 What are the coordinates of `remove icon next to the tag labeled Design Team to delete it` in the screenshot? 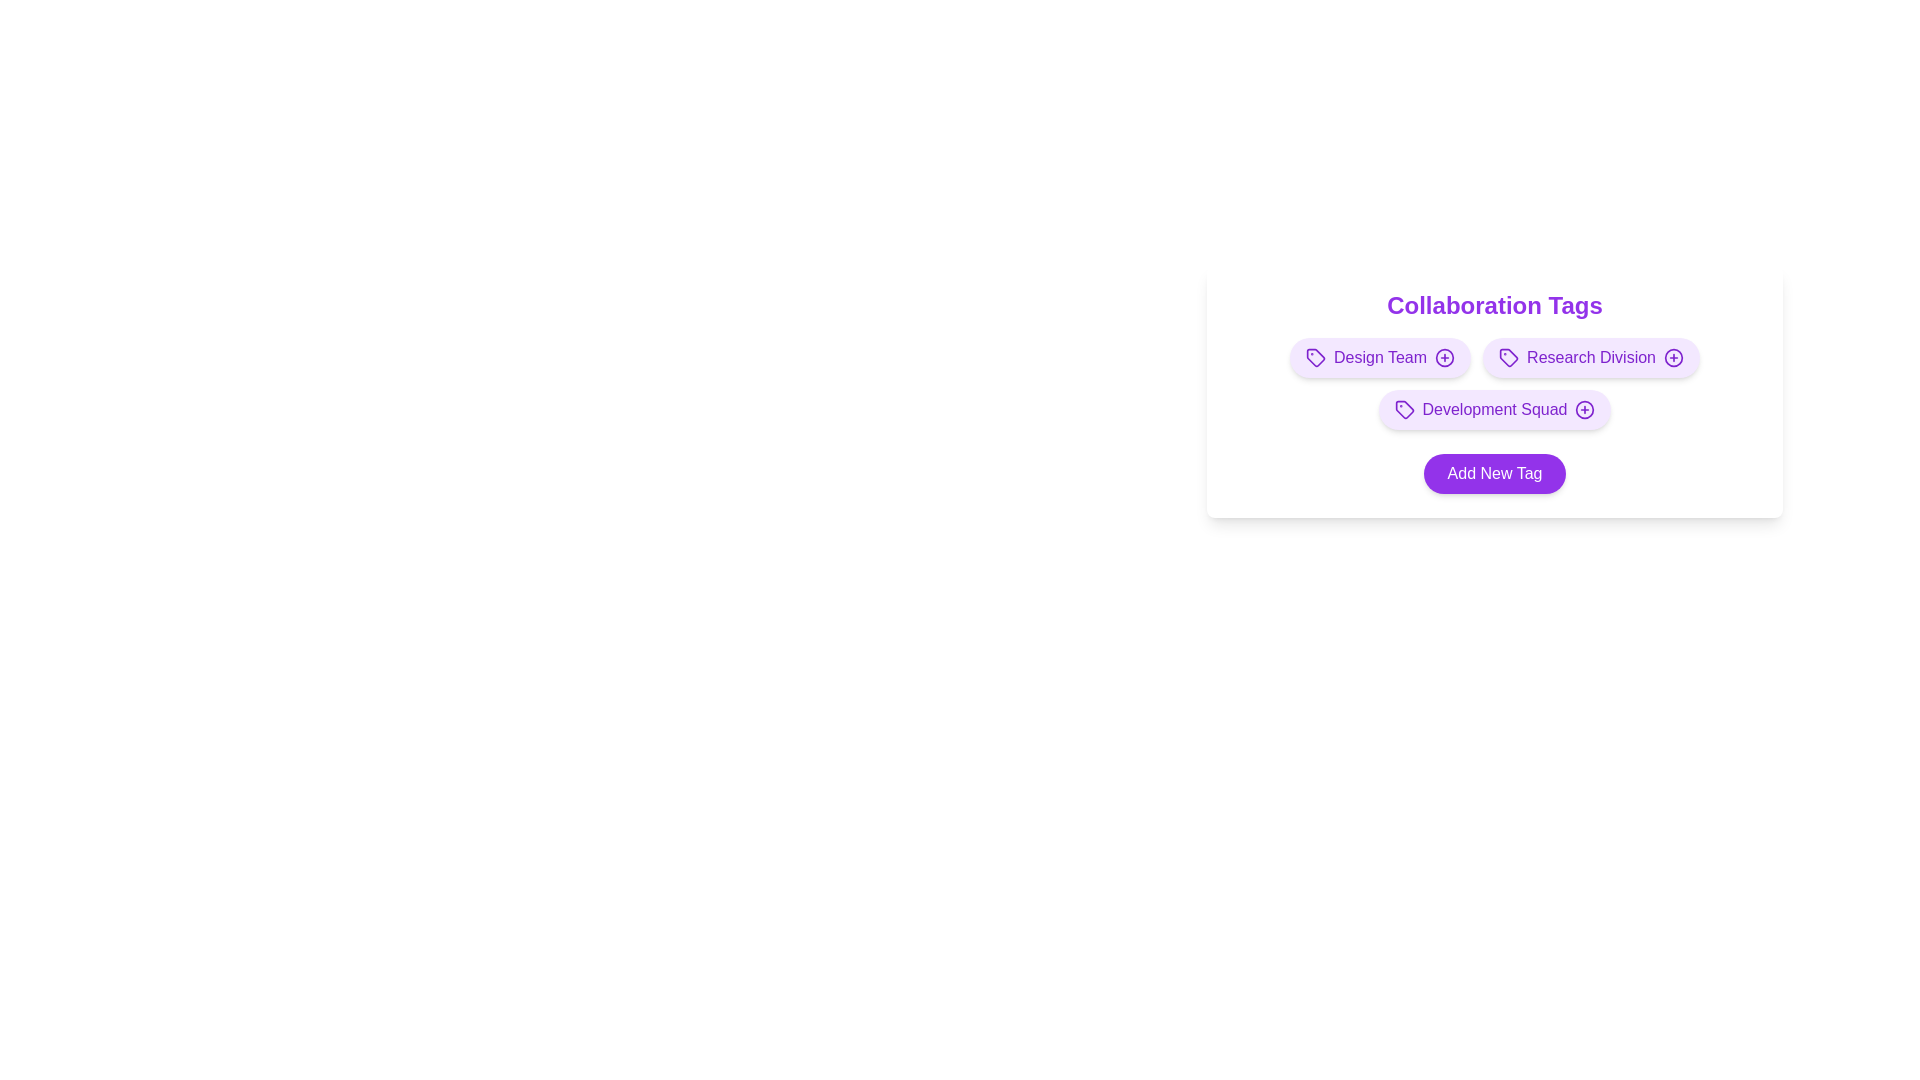 It's located at (1444, 357).